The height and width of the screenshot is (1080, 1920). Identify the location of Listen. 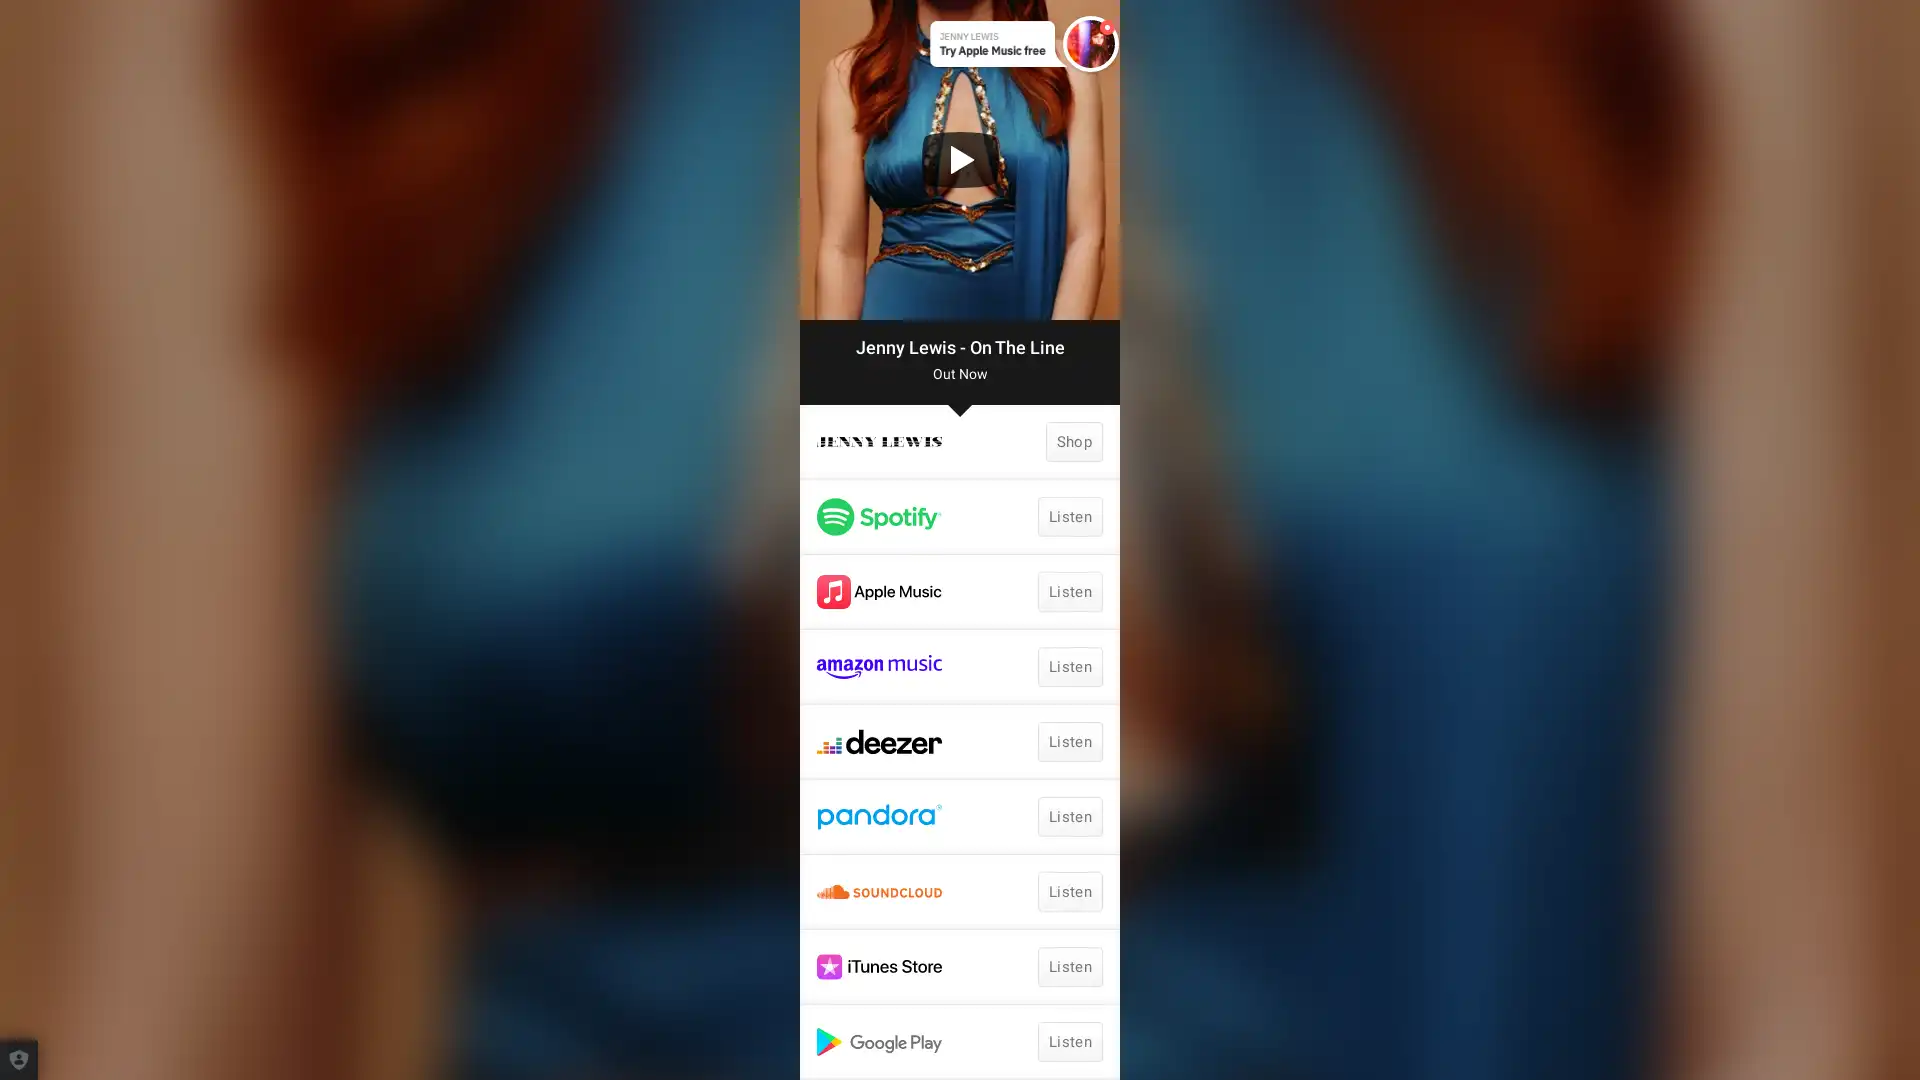
(1069, 741).